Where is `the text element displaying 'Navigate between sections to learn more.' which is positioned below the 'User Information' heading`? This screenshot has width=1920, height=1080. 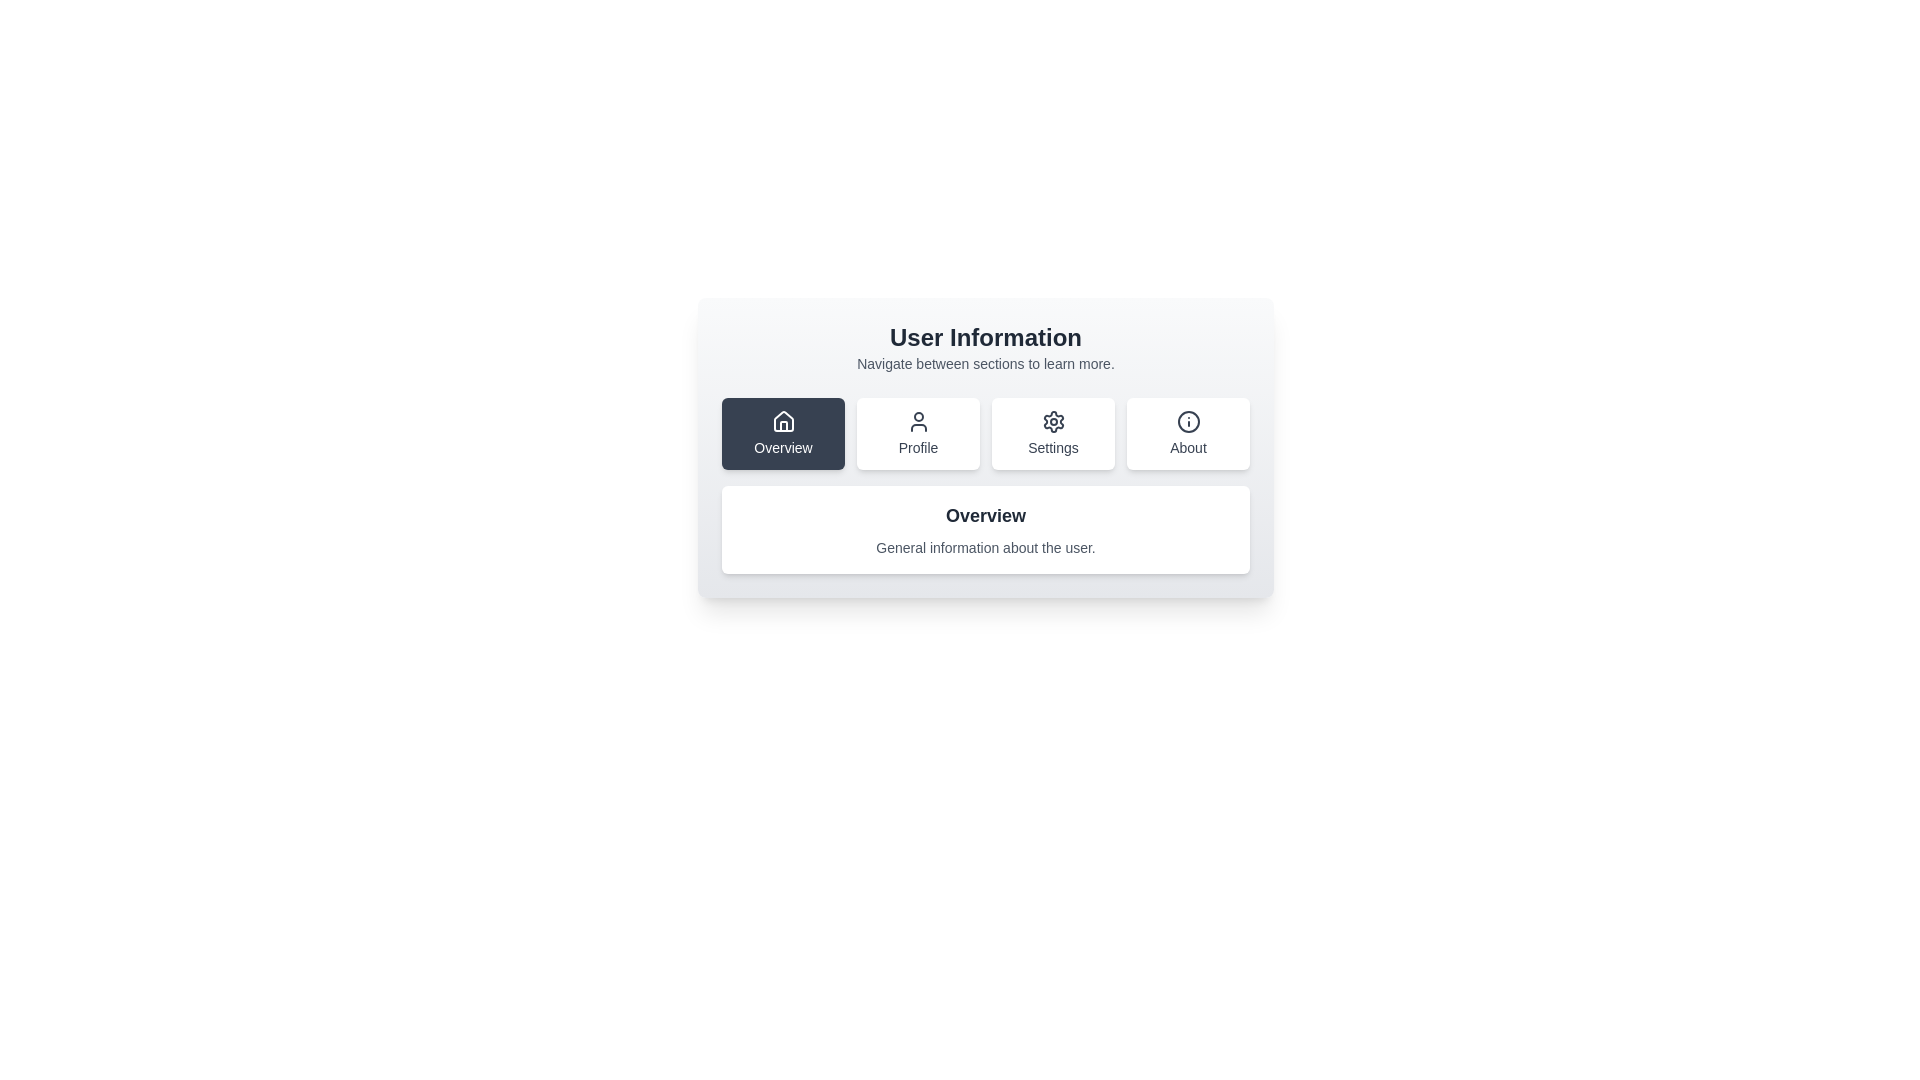
the text element displaying 'Navigate between sections to learn more.' which is positioned below the 'User Information' heading is located at coordinates (985, 363).